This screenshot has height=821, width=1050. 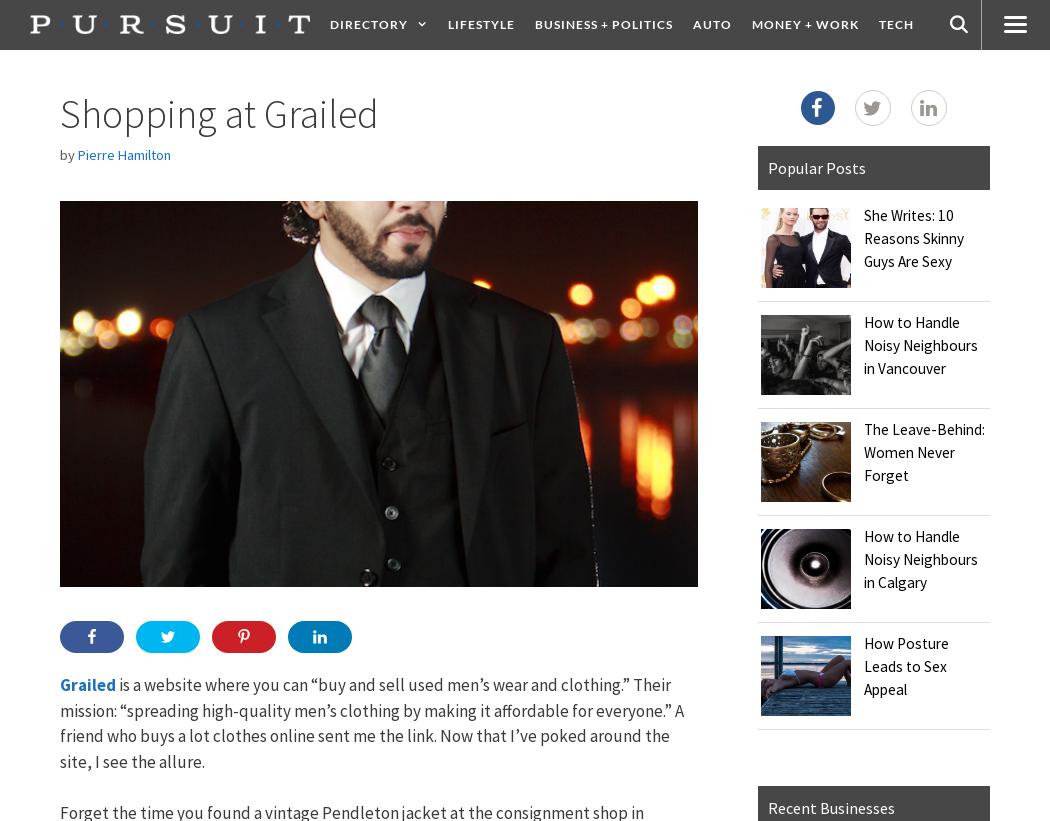 What do you see at coordinates (719, 74) in the screenshot?
I see `'Food + Drink'` at bounding box center [719, 74].